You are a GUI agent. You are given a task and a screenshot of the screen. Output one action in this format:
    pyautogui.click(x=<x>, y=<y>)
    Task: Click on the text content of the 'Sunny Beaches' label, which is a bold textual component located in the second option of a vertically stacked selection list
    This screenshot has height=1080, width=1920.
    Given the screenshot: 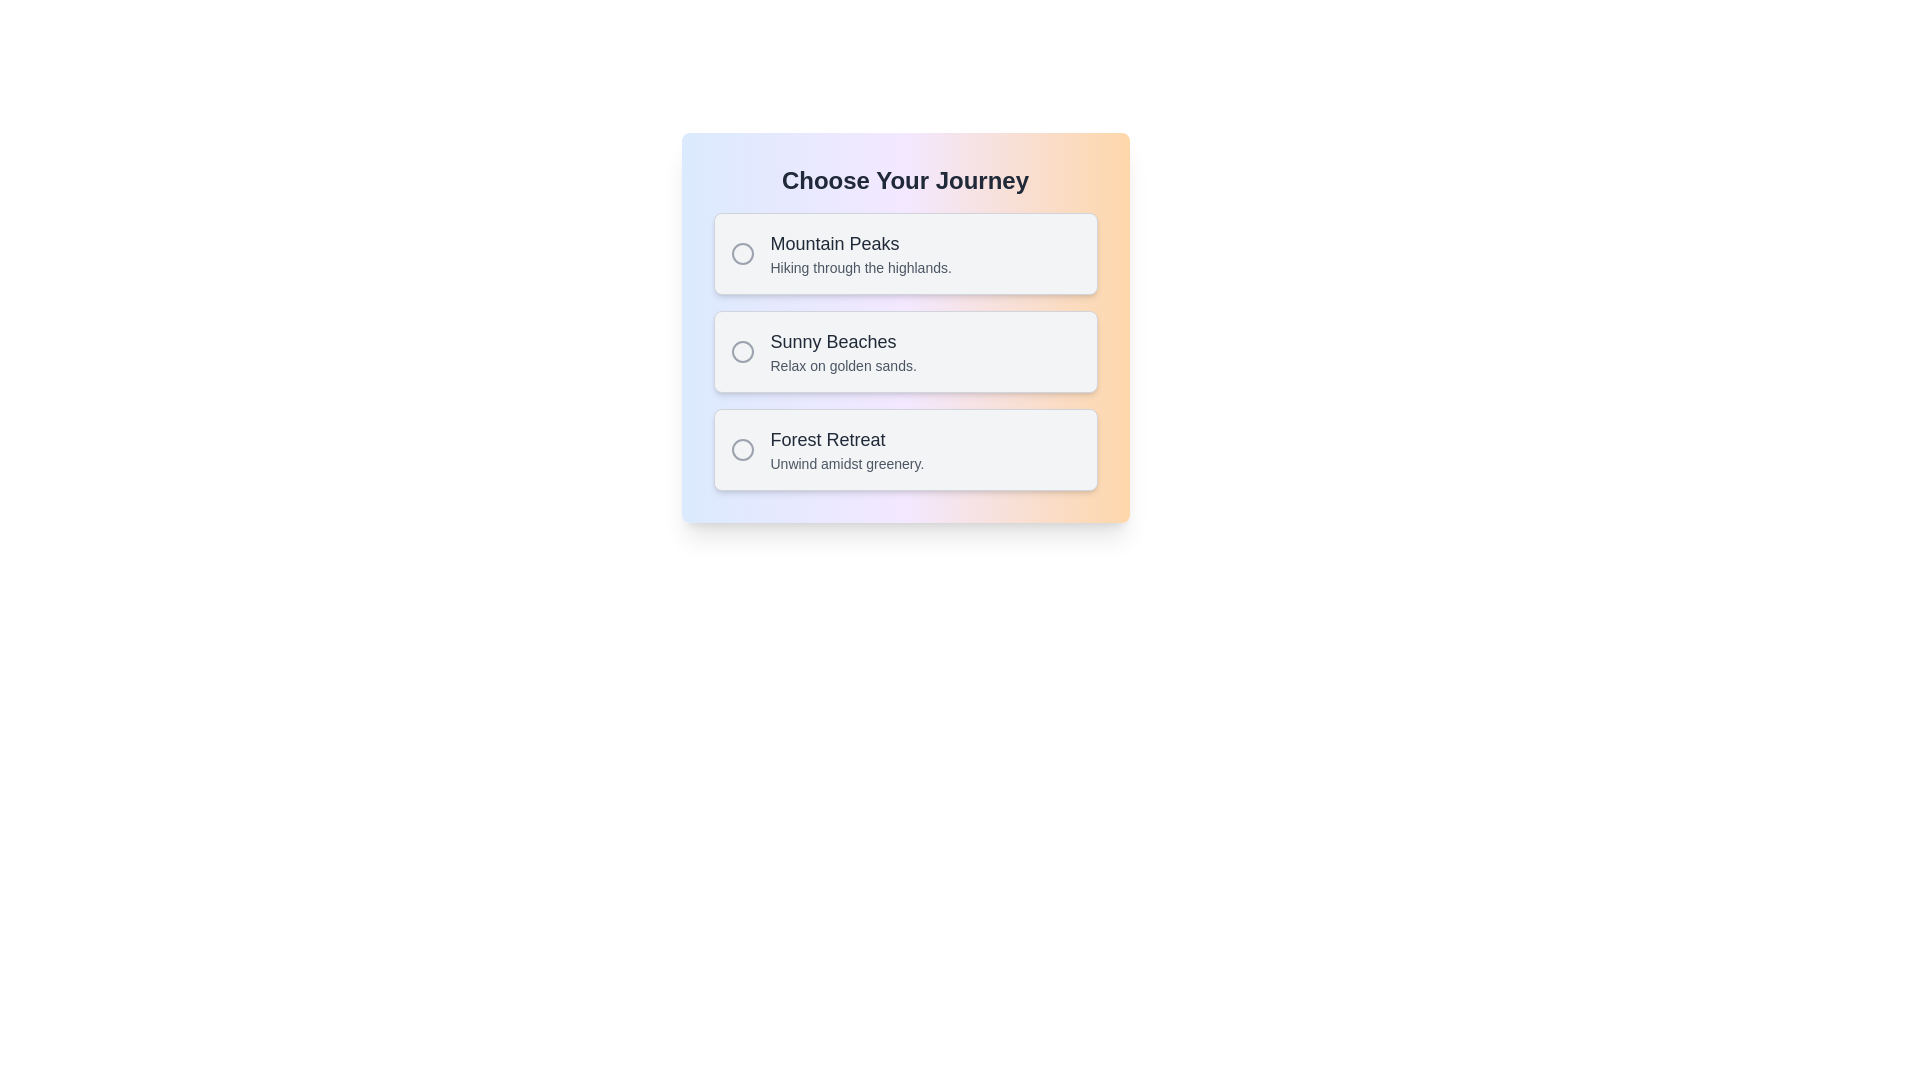 What is the action you would take?
    pyautogui.click(x=843, y=341)
    